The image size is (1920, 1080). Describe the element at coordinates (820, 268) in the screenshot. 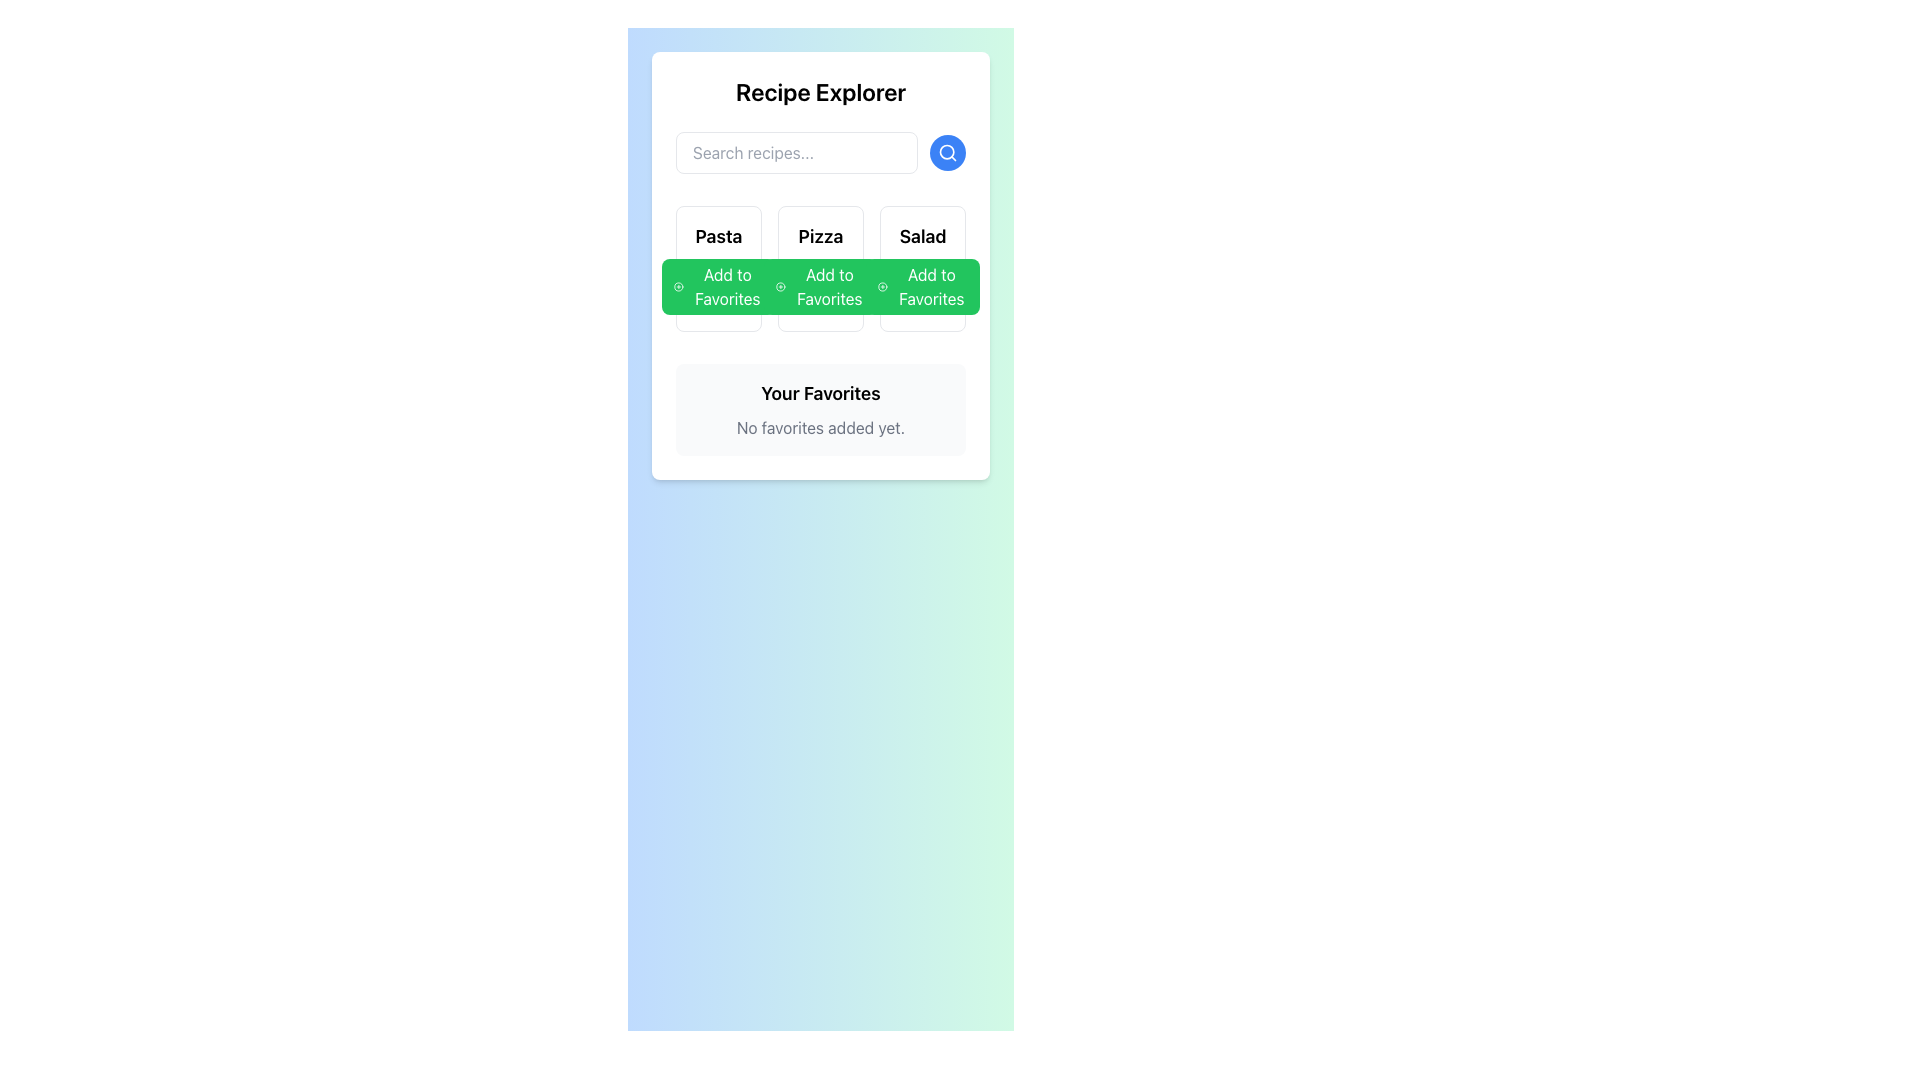

I see `the buttons in the grid layout that contains 'Add to Favorites' buttons for recipes located beneath the 'Search recipes...' input field` at that location.